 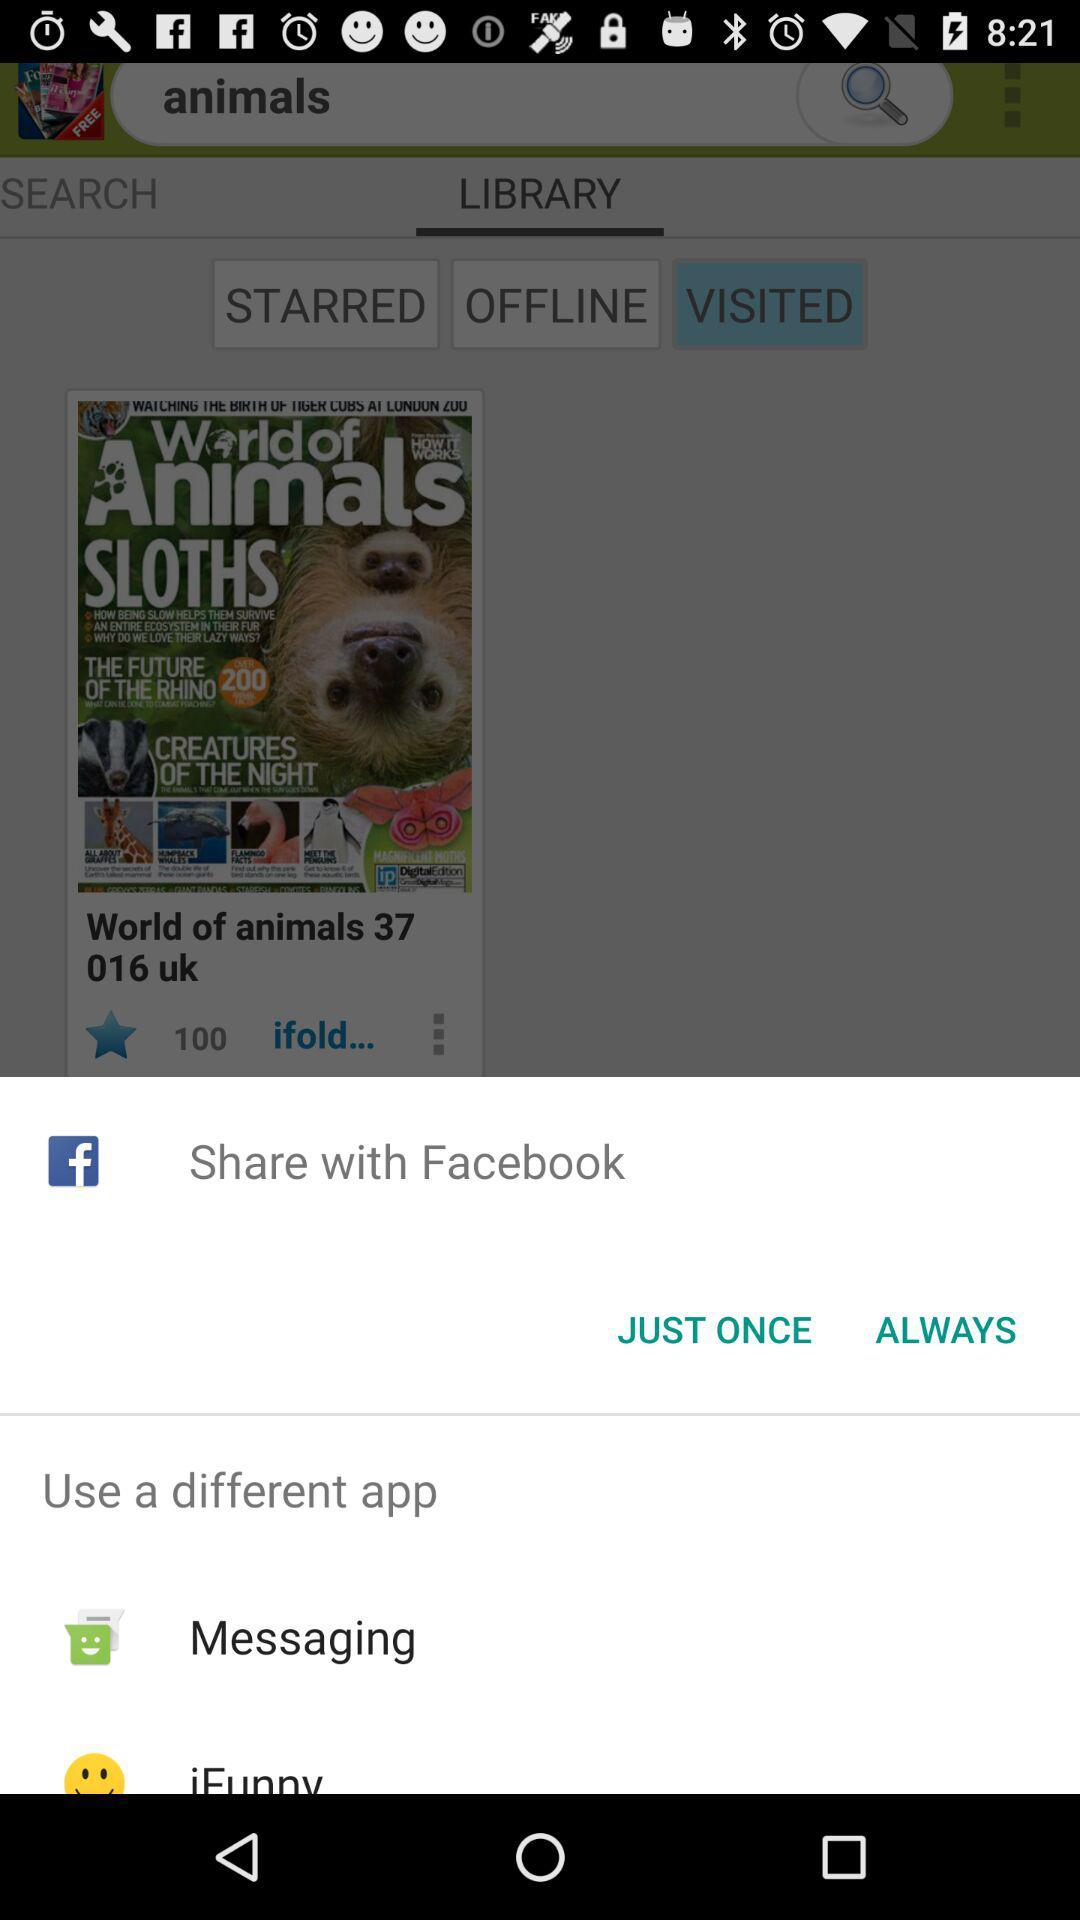 I want to click on just once, so click(x=713, y=1329).